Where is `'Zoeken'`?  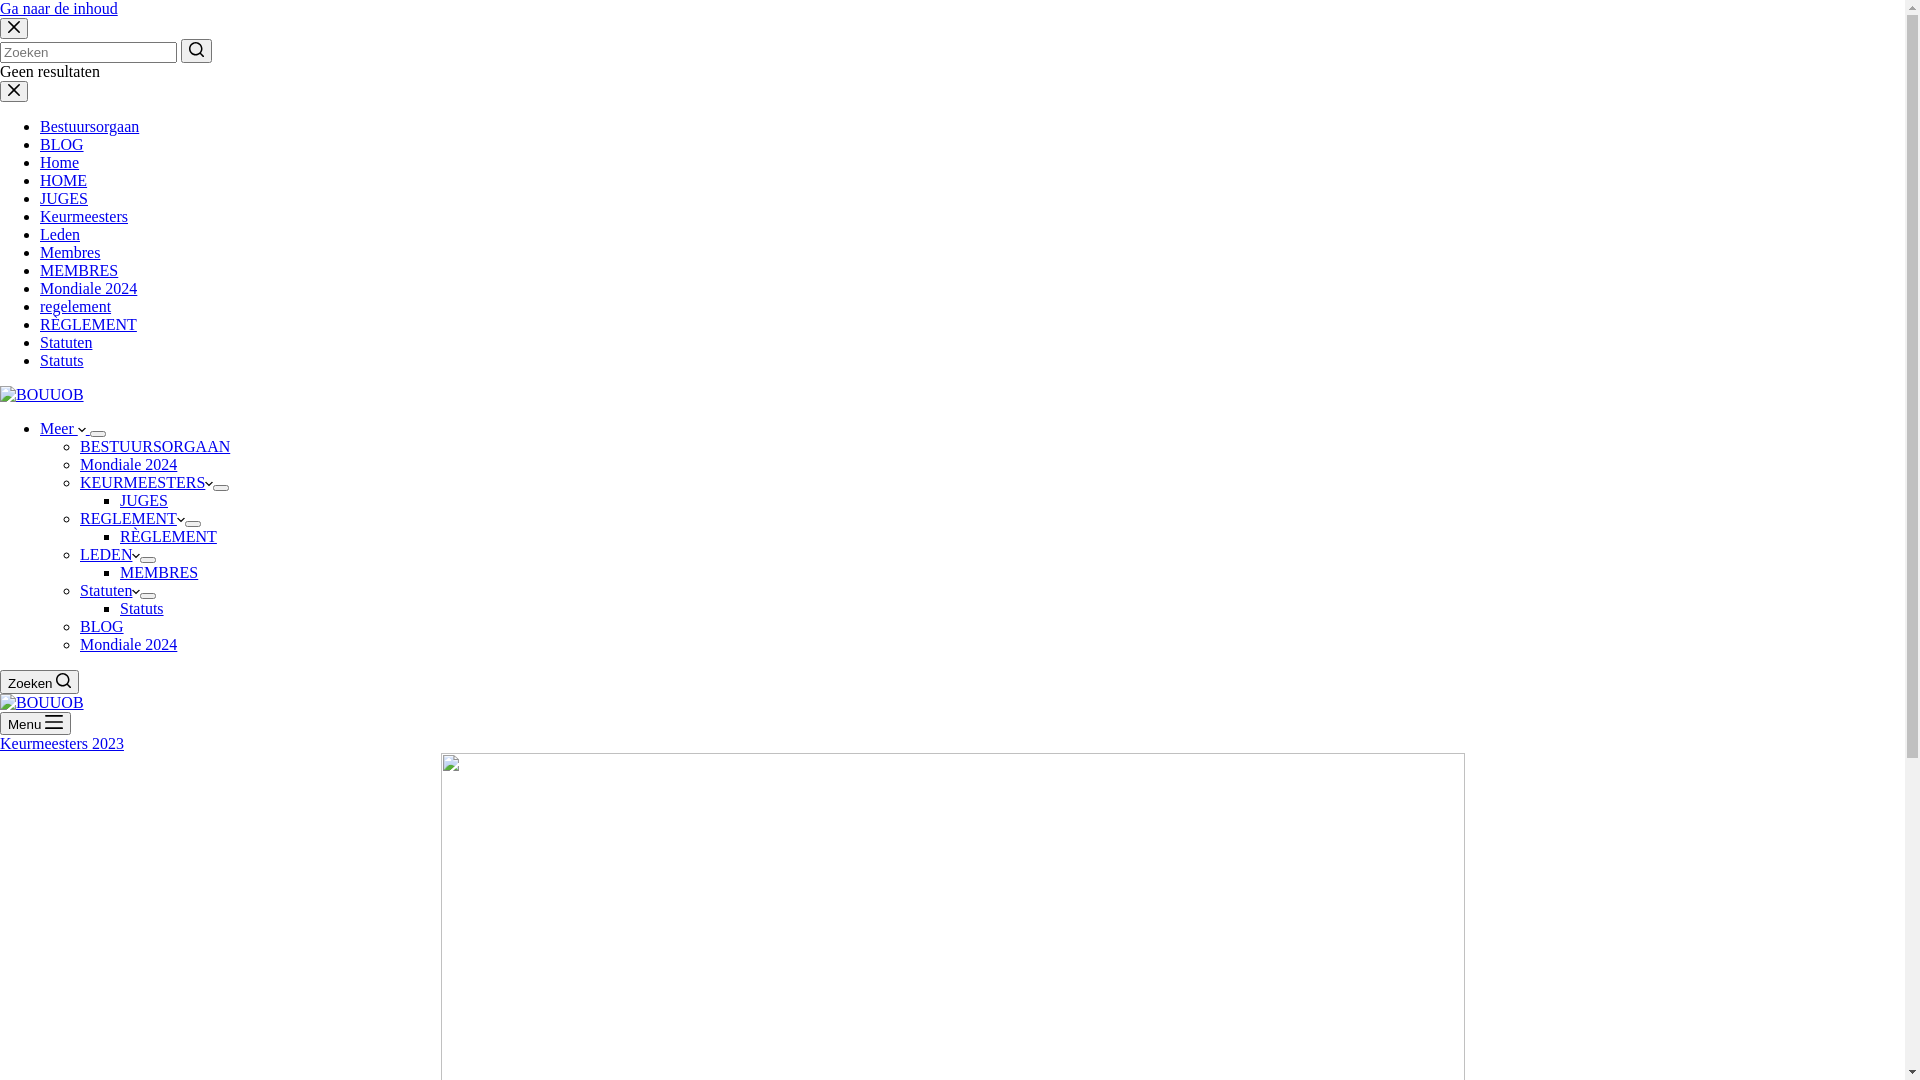
'Zoeken' is located at coordinates (39, 681).